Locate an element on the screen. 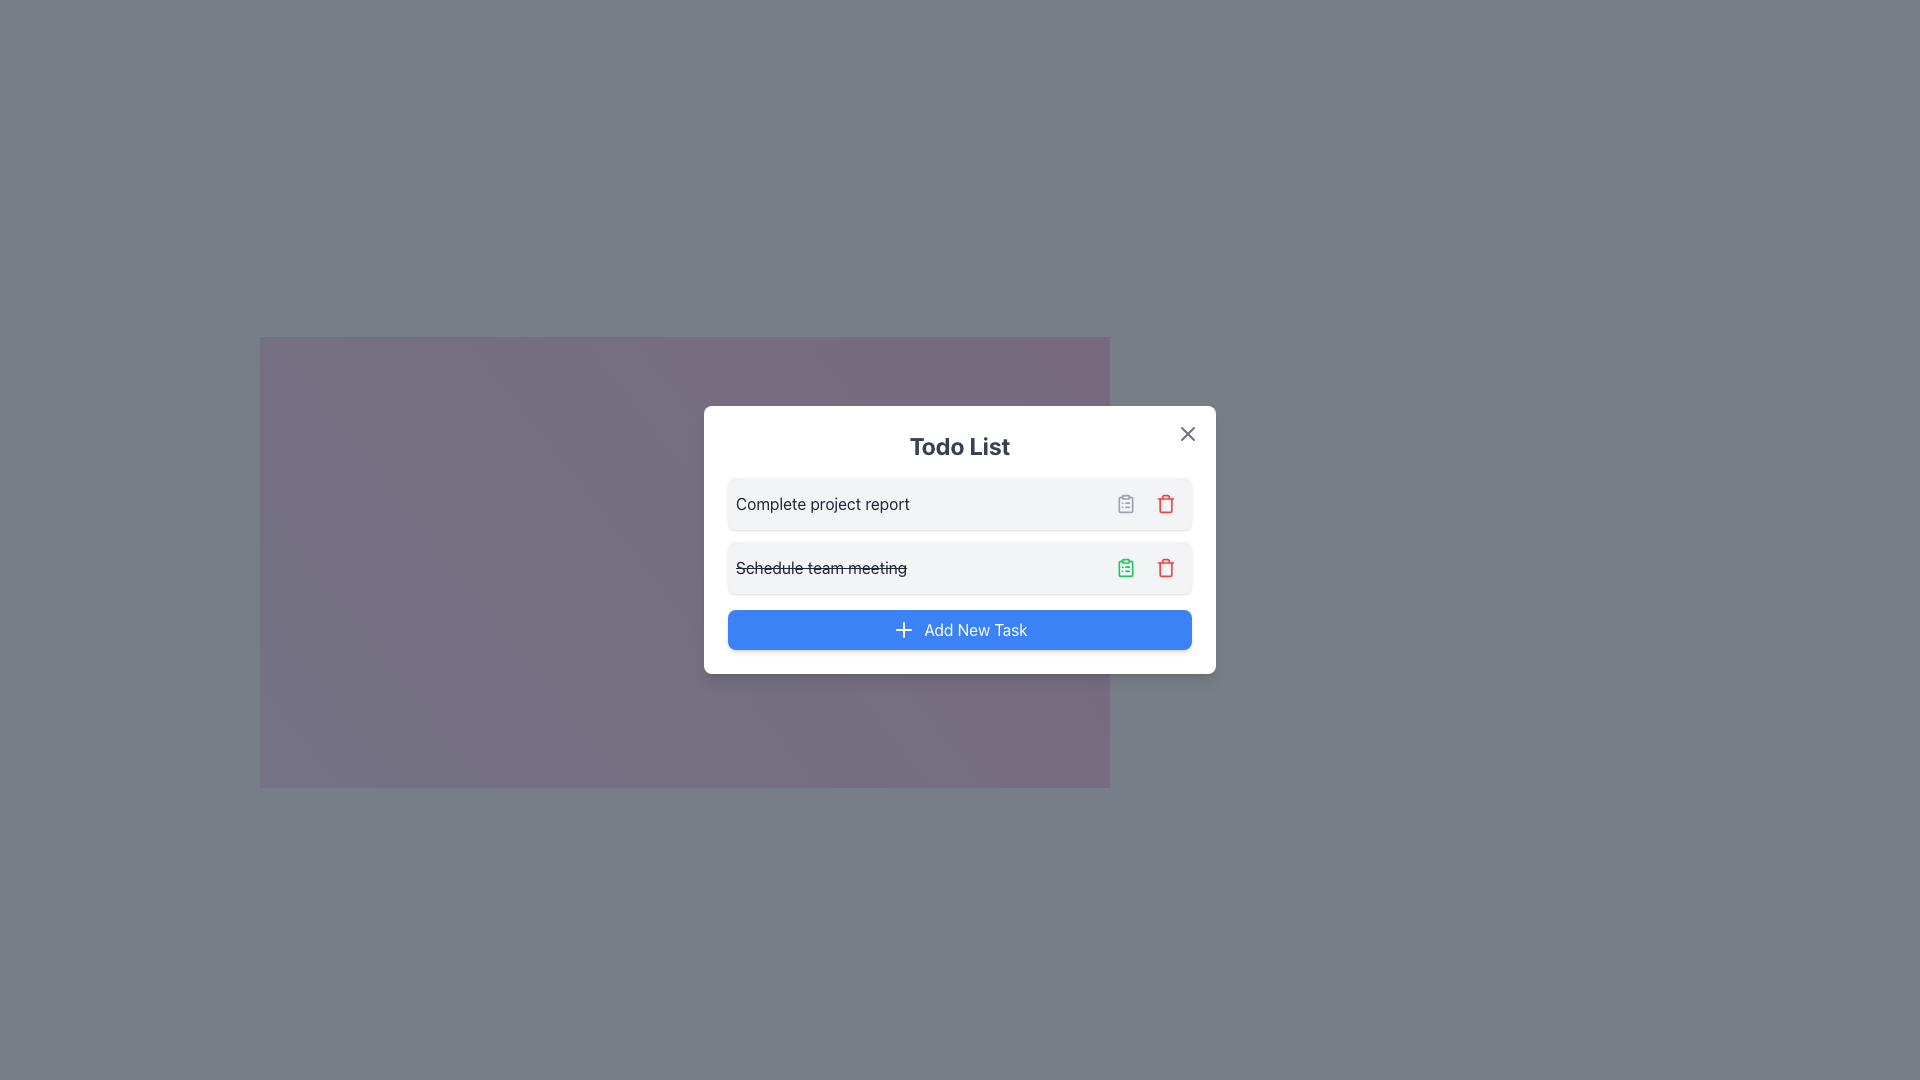 The width and height of the screenshot is (1920, 1080). the icon located to the right of the text 'Complete project report' in the first item of the to-do list is located at coordinates (1126, 503).